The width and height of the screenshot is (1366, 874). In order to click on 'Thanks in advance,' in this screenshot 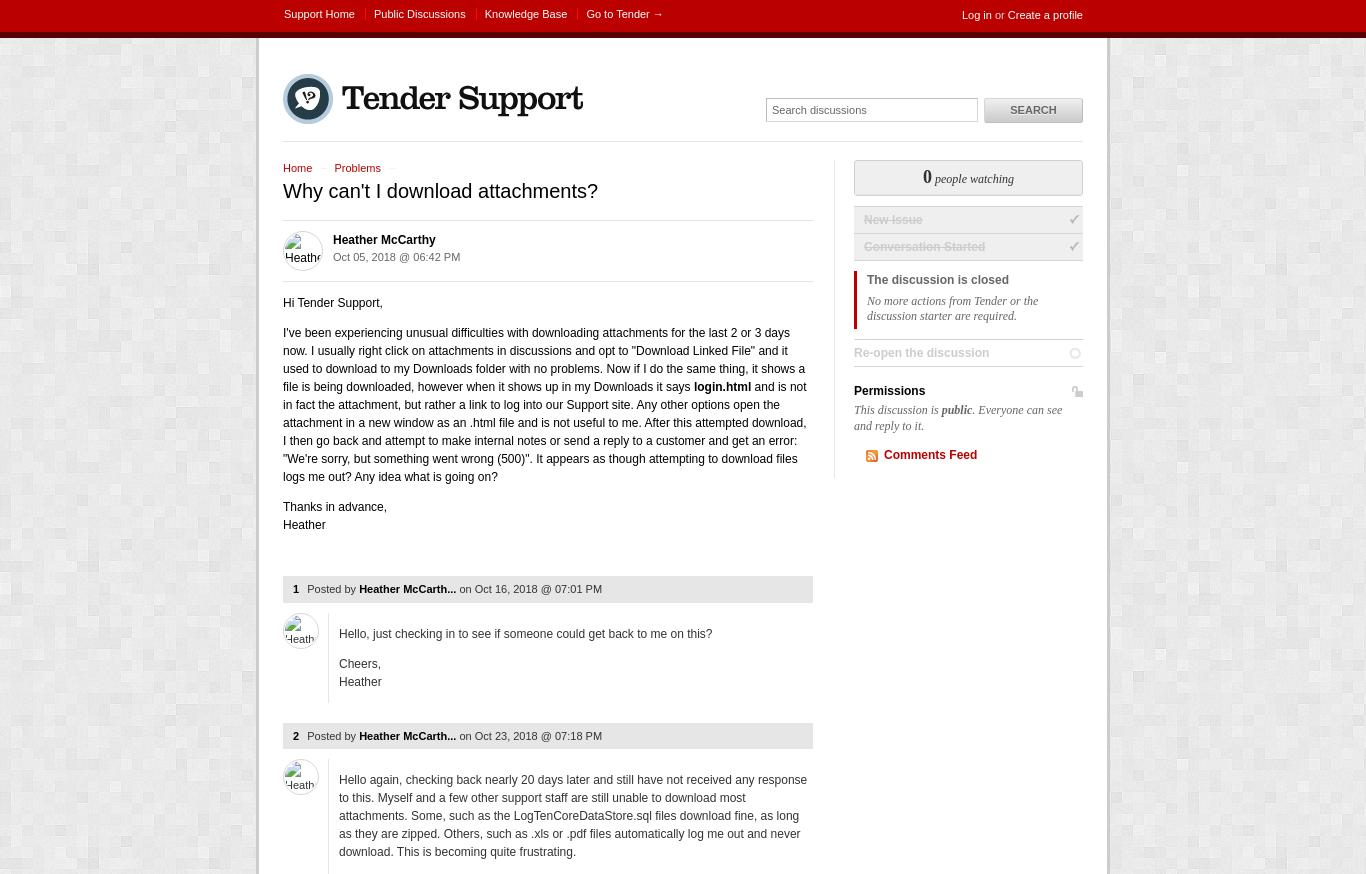, I will do `click(334, 506)`.